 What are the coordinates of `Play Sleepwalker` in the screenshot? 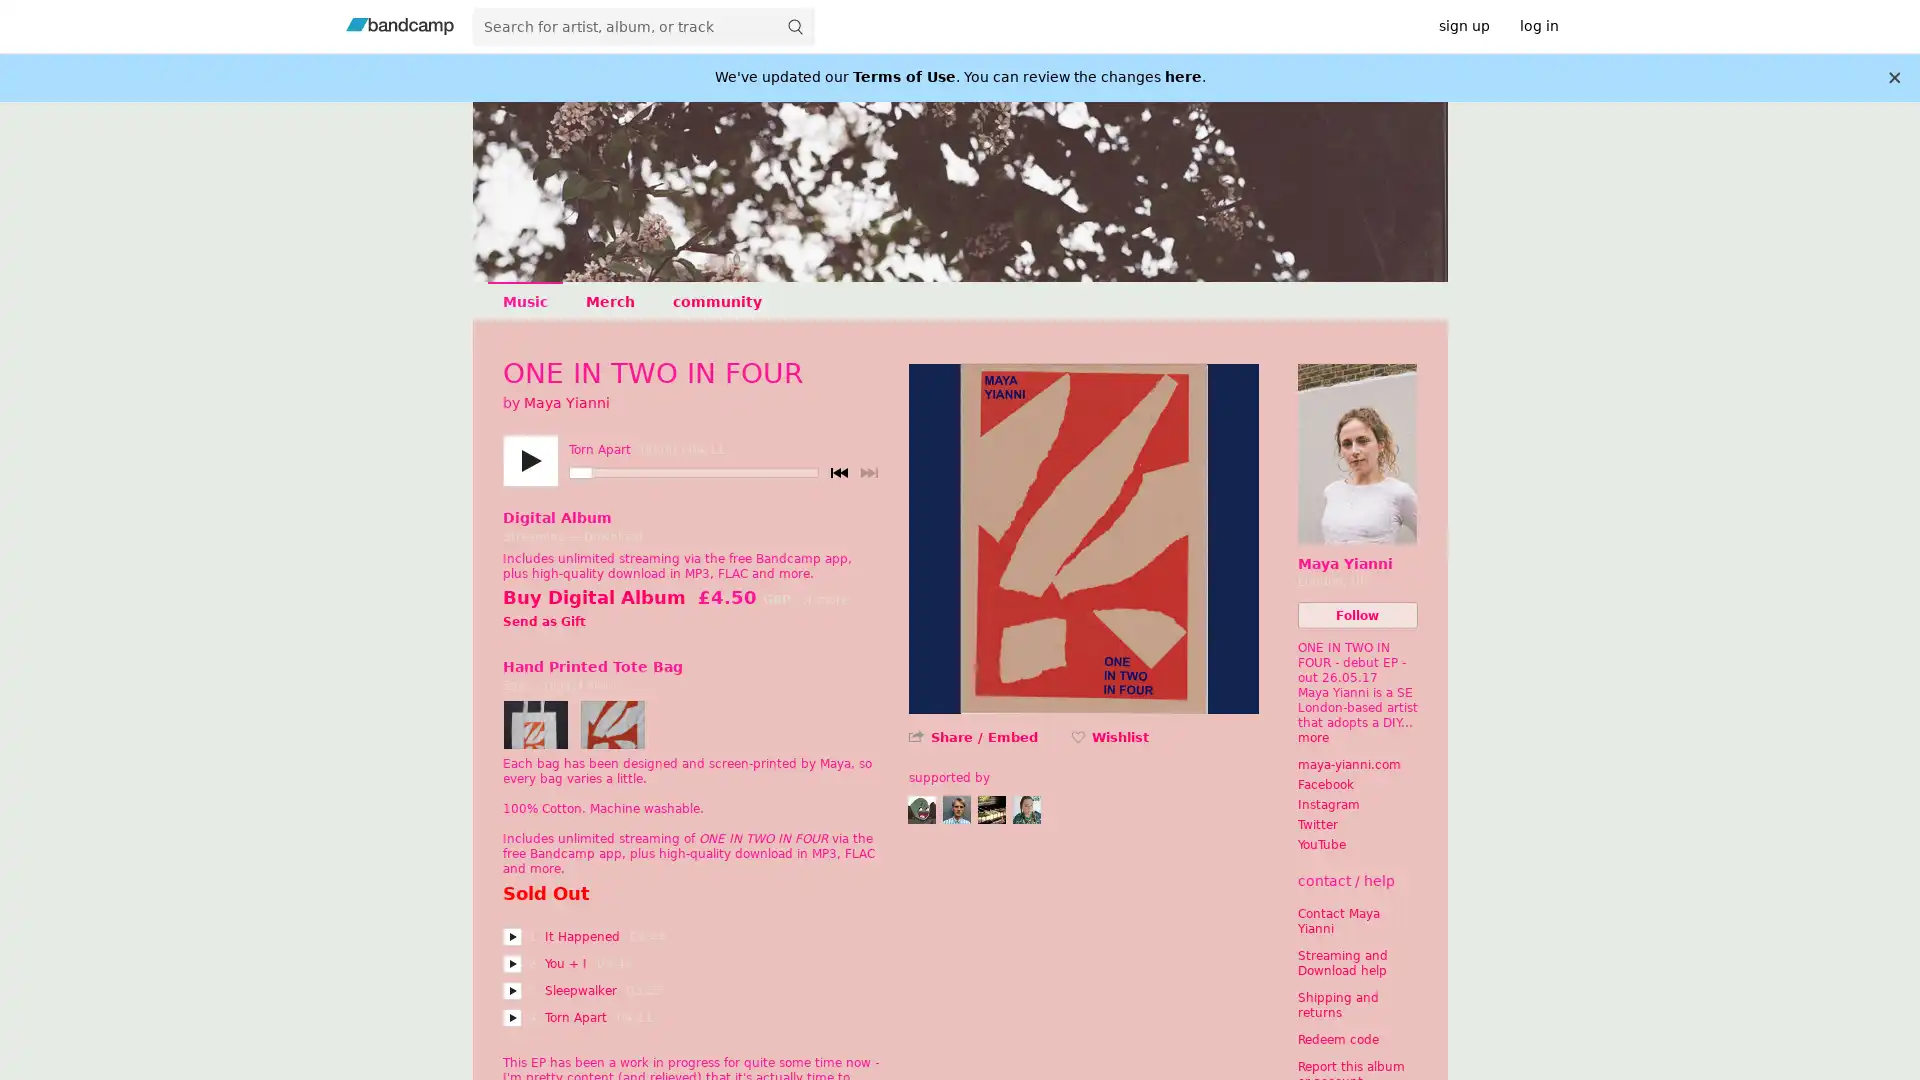 It's located at (511, 991).